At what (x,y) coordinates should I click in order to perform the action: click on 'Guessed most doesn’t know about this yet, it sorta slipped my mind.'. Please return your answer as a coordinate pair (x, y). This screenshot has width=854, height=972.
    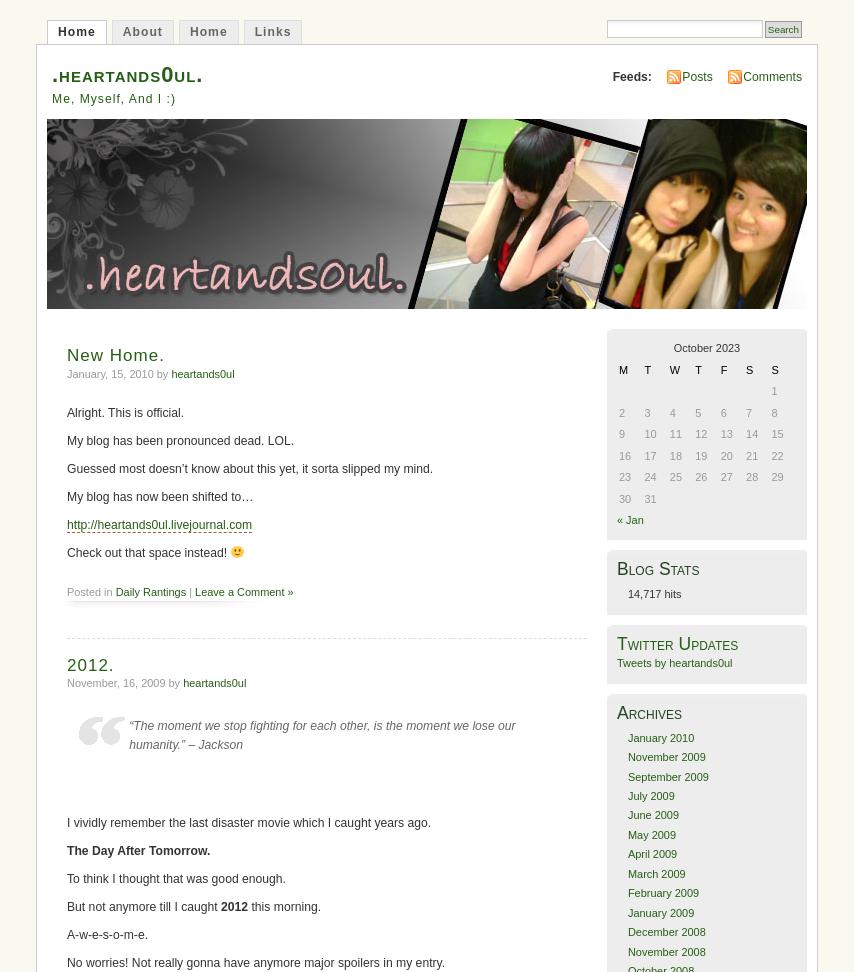
    Looking at the image, I should click on (248, 467).